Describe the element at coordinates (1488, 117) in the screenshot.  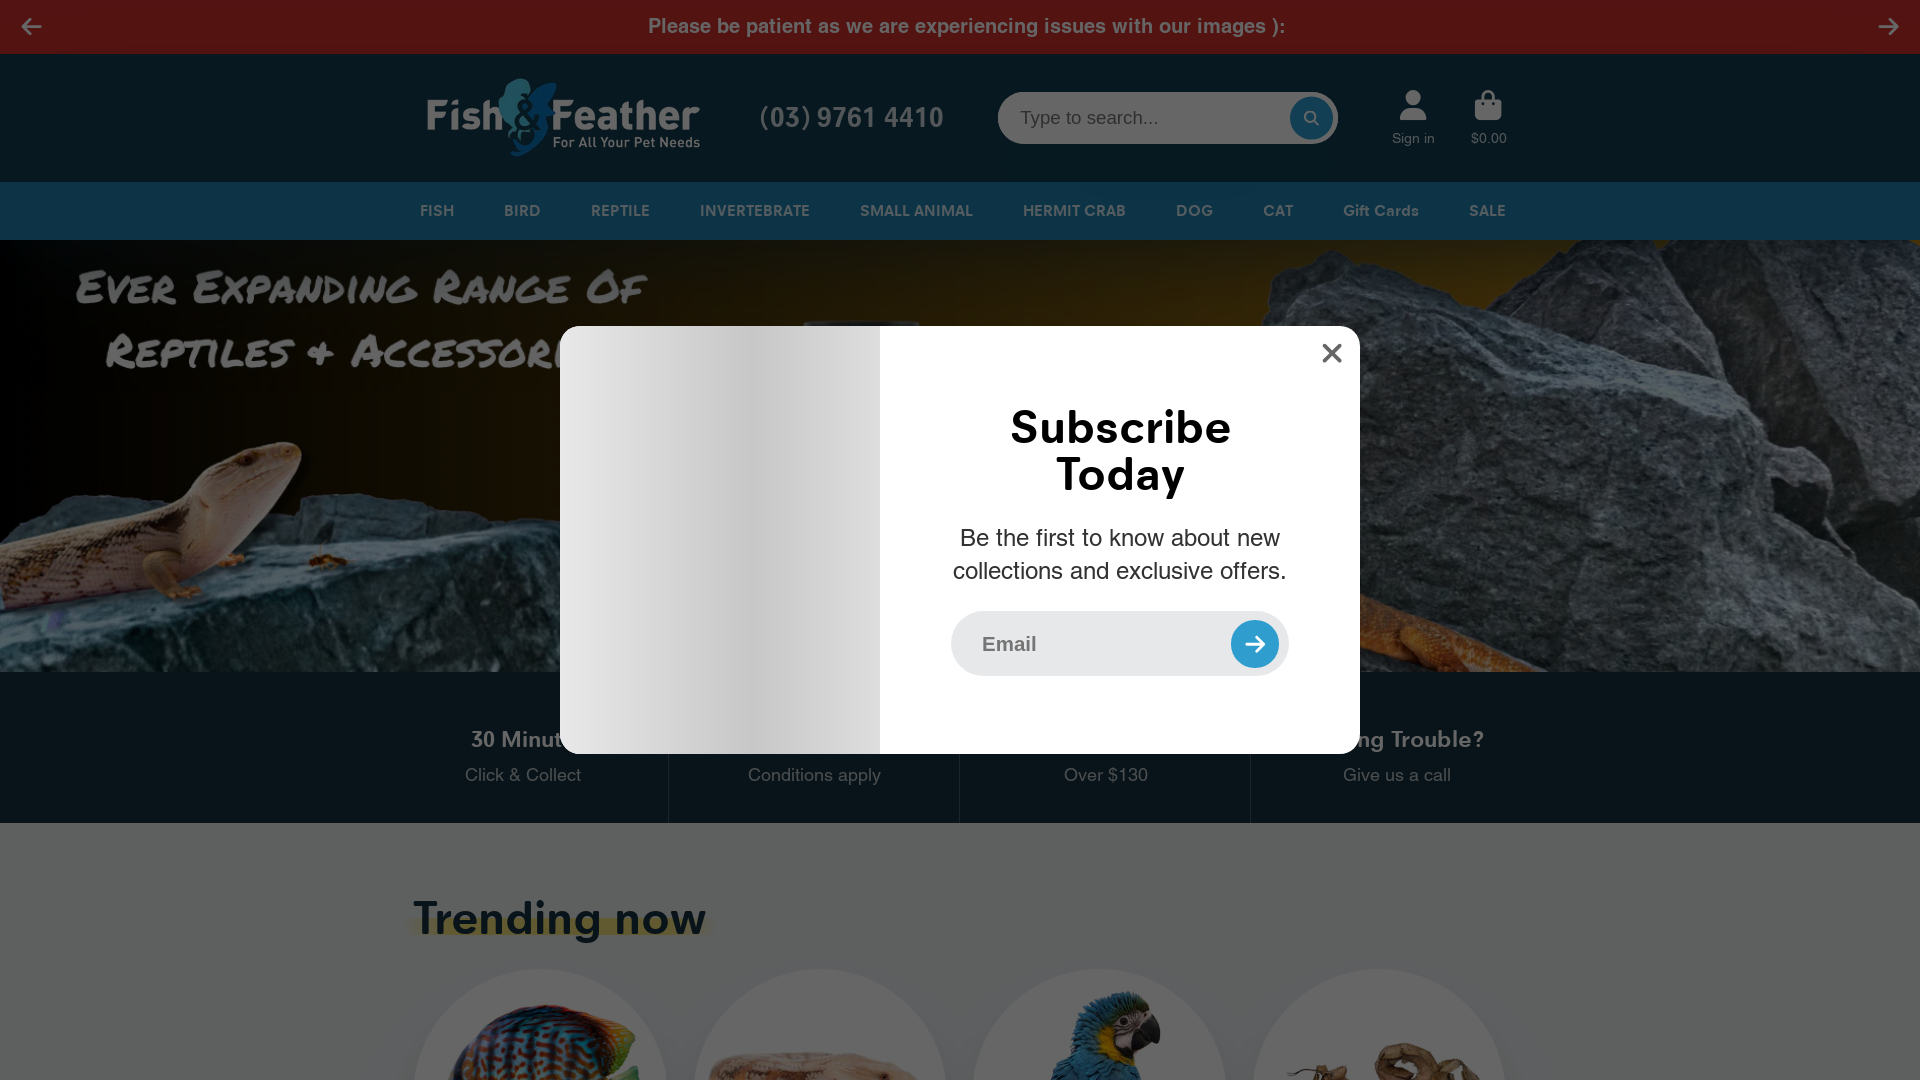
I see `'Cart'` at that location.